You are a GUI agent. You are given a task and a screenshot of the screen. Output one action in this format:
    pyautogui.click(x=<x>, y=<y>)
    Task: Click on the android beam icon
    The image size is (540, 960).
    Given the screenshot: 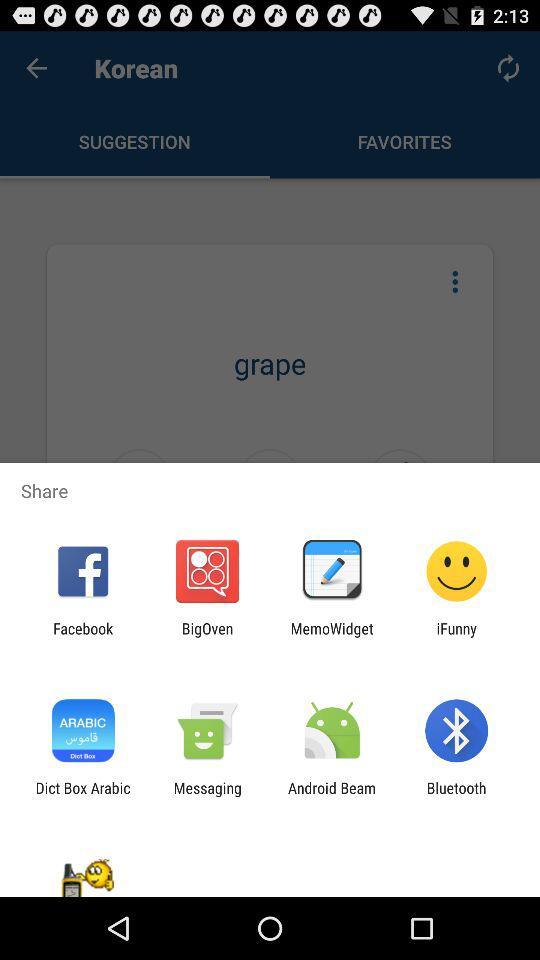 What is the action you would take?
    pyautogui.click(x=332, y=796)
    